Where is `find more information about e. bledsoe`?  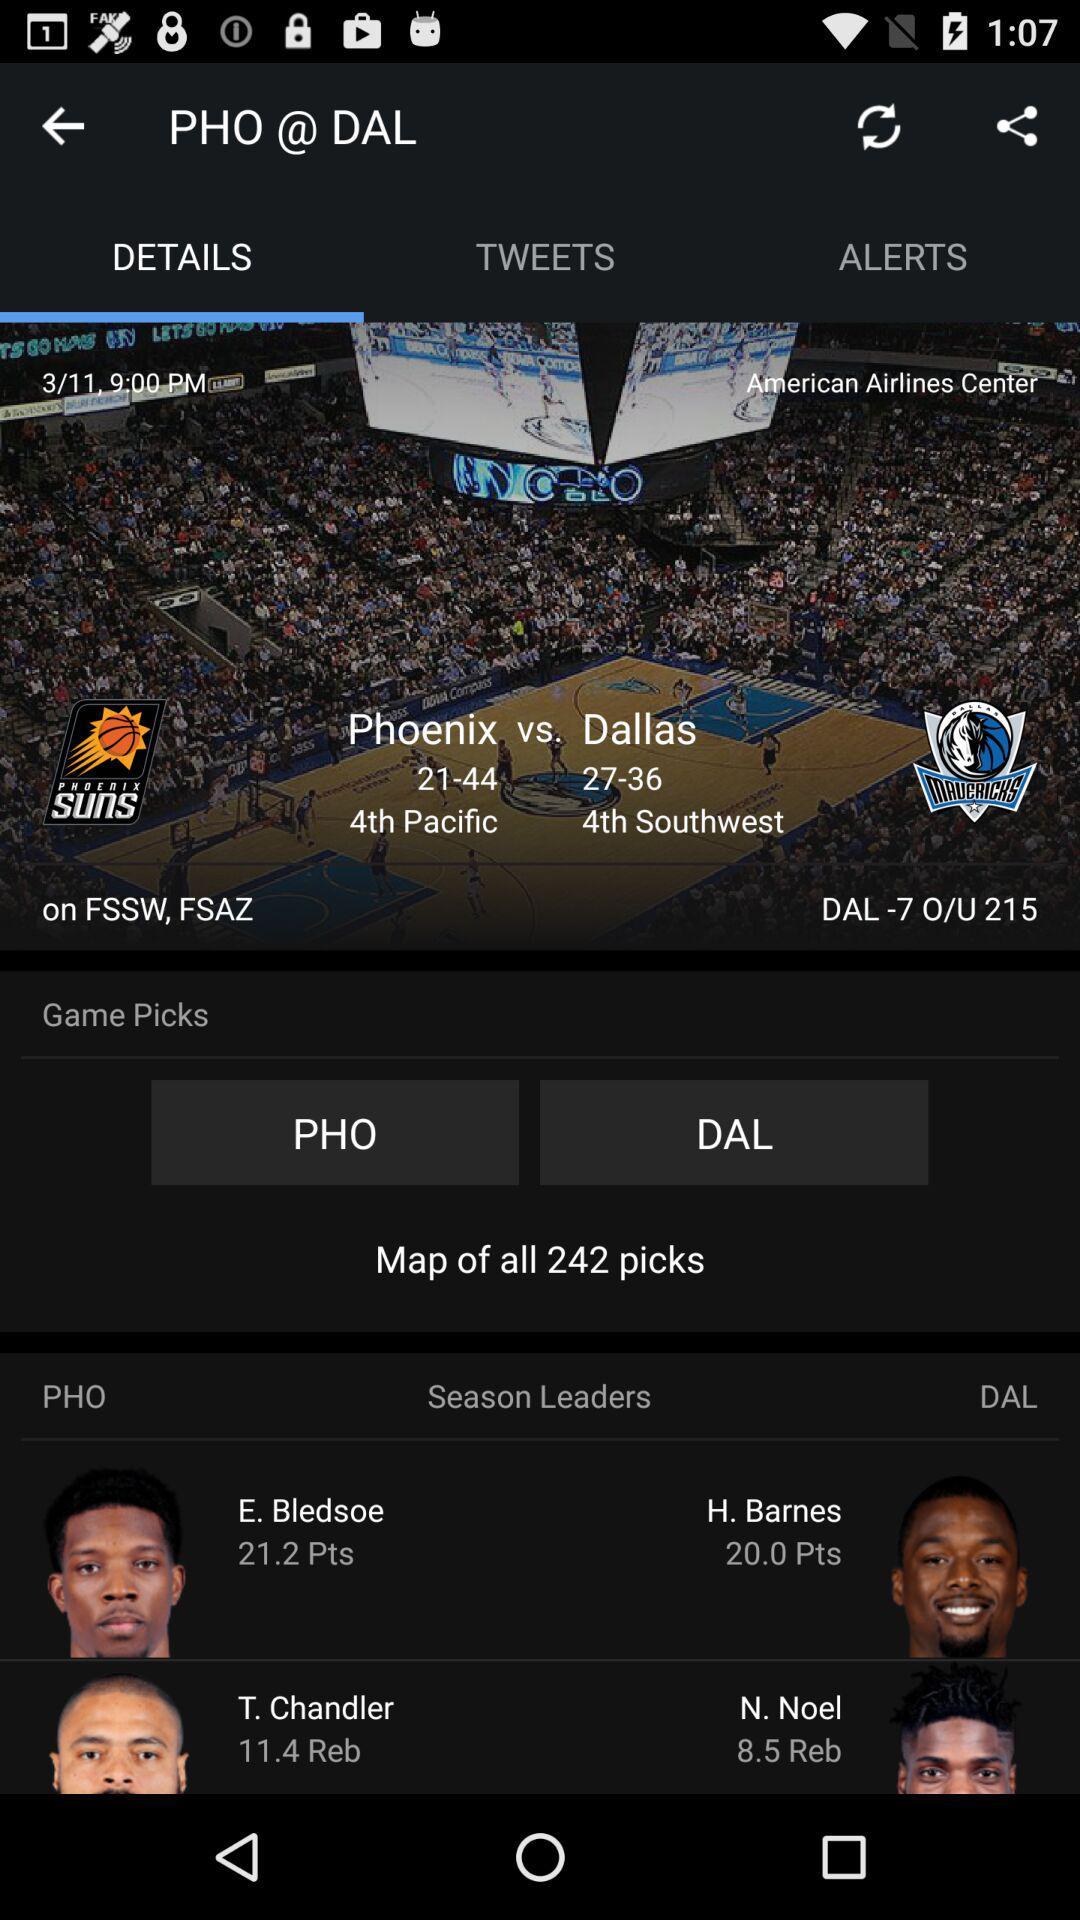
find more information about e. bledsoe is located at coordinates (156, 1559).